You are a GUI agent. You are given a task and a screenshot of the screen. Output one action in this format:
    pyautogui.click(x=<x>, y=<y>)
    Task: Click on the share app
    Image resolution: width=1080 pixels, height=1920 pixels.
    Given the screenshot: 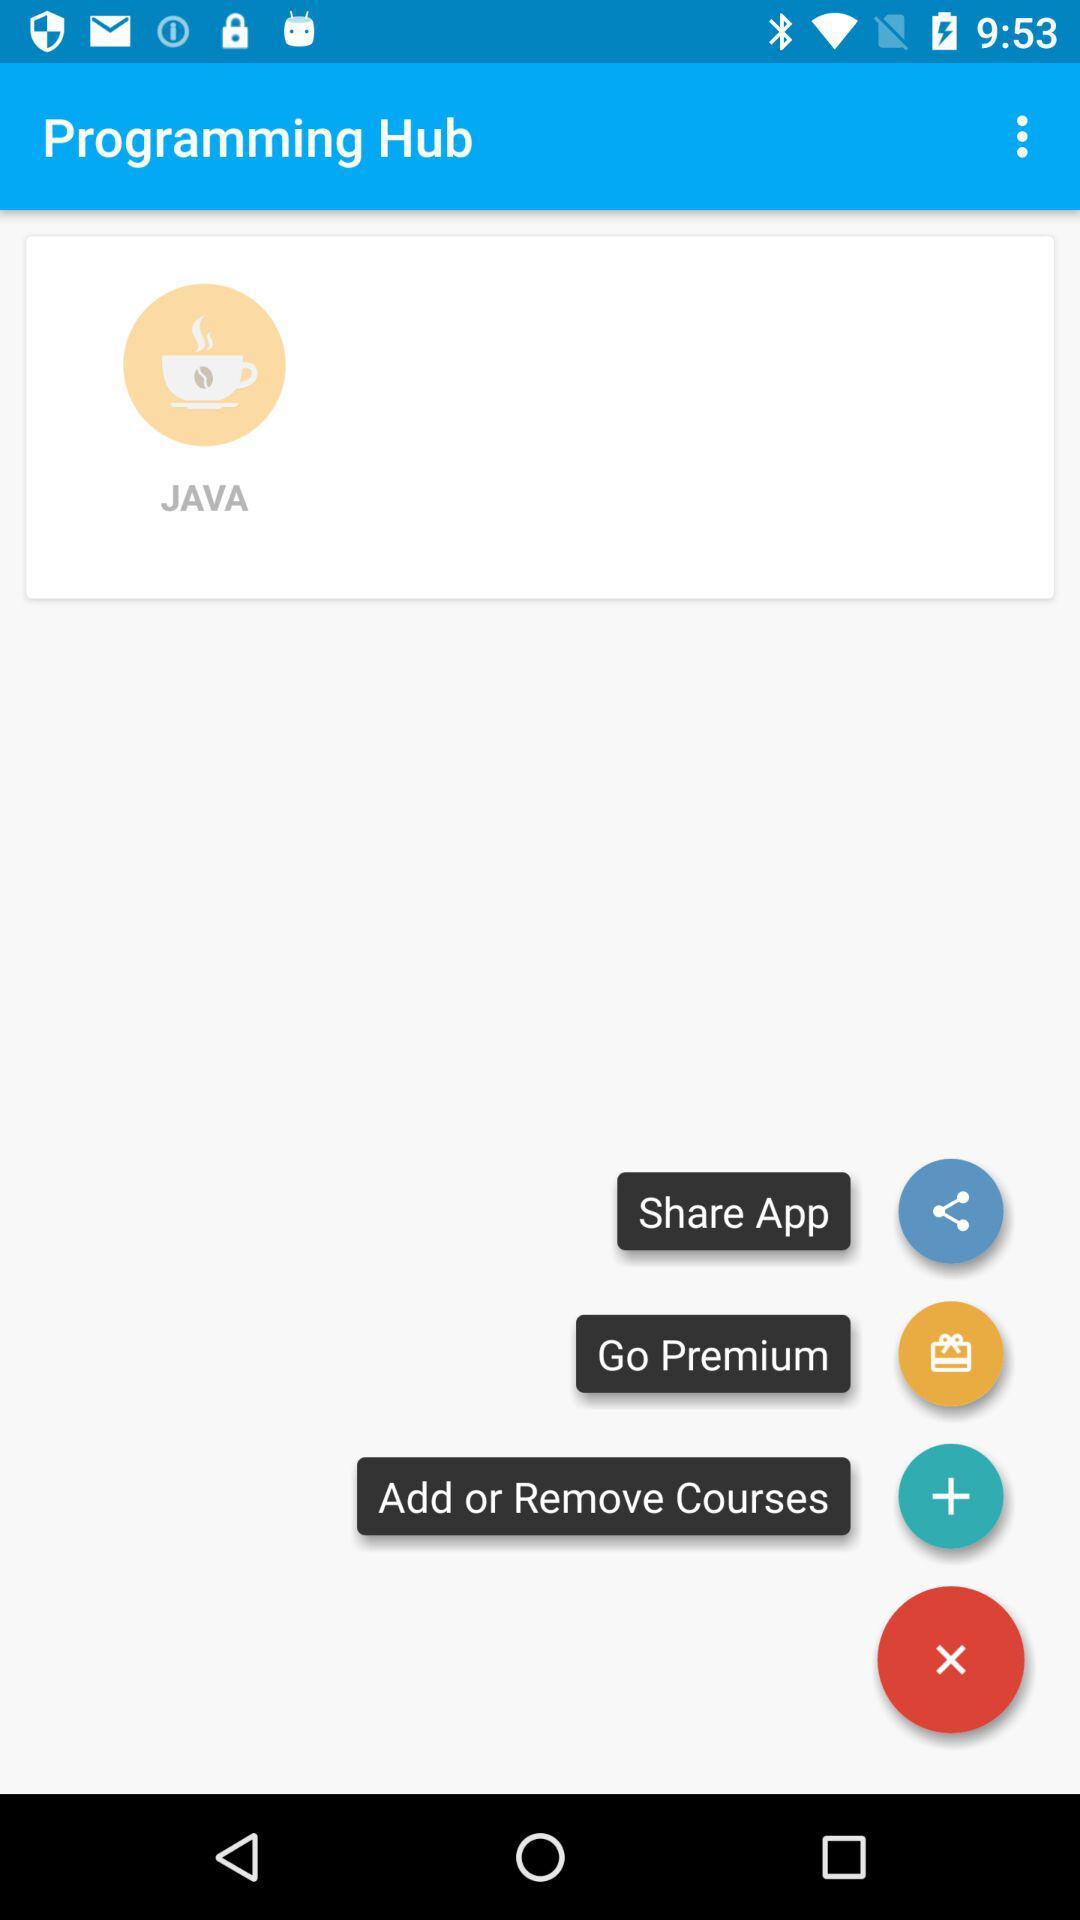 What is the action you would take?
    pyautogui.click(x=950, y=1210)
    